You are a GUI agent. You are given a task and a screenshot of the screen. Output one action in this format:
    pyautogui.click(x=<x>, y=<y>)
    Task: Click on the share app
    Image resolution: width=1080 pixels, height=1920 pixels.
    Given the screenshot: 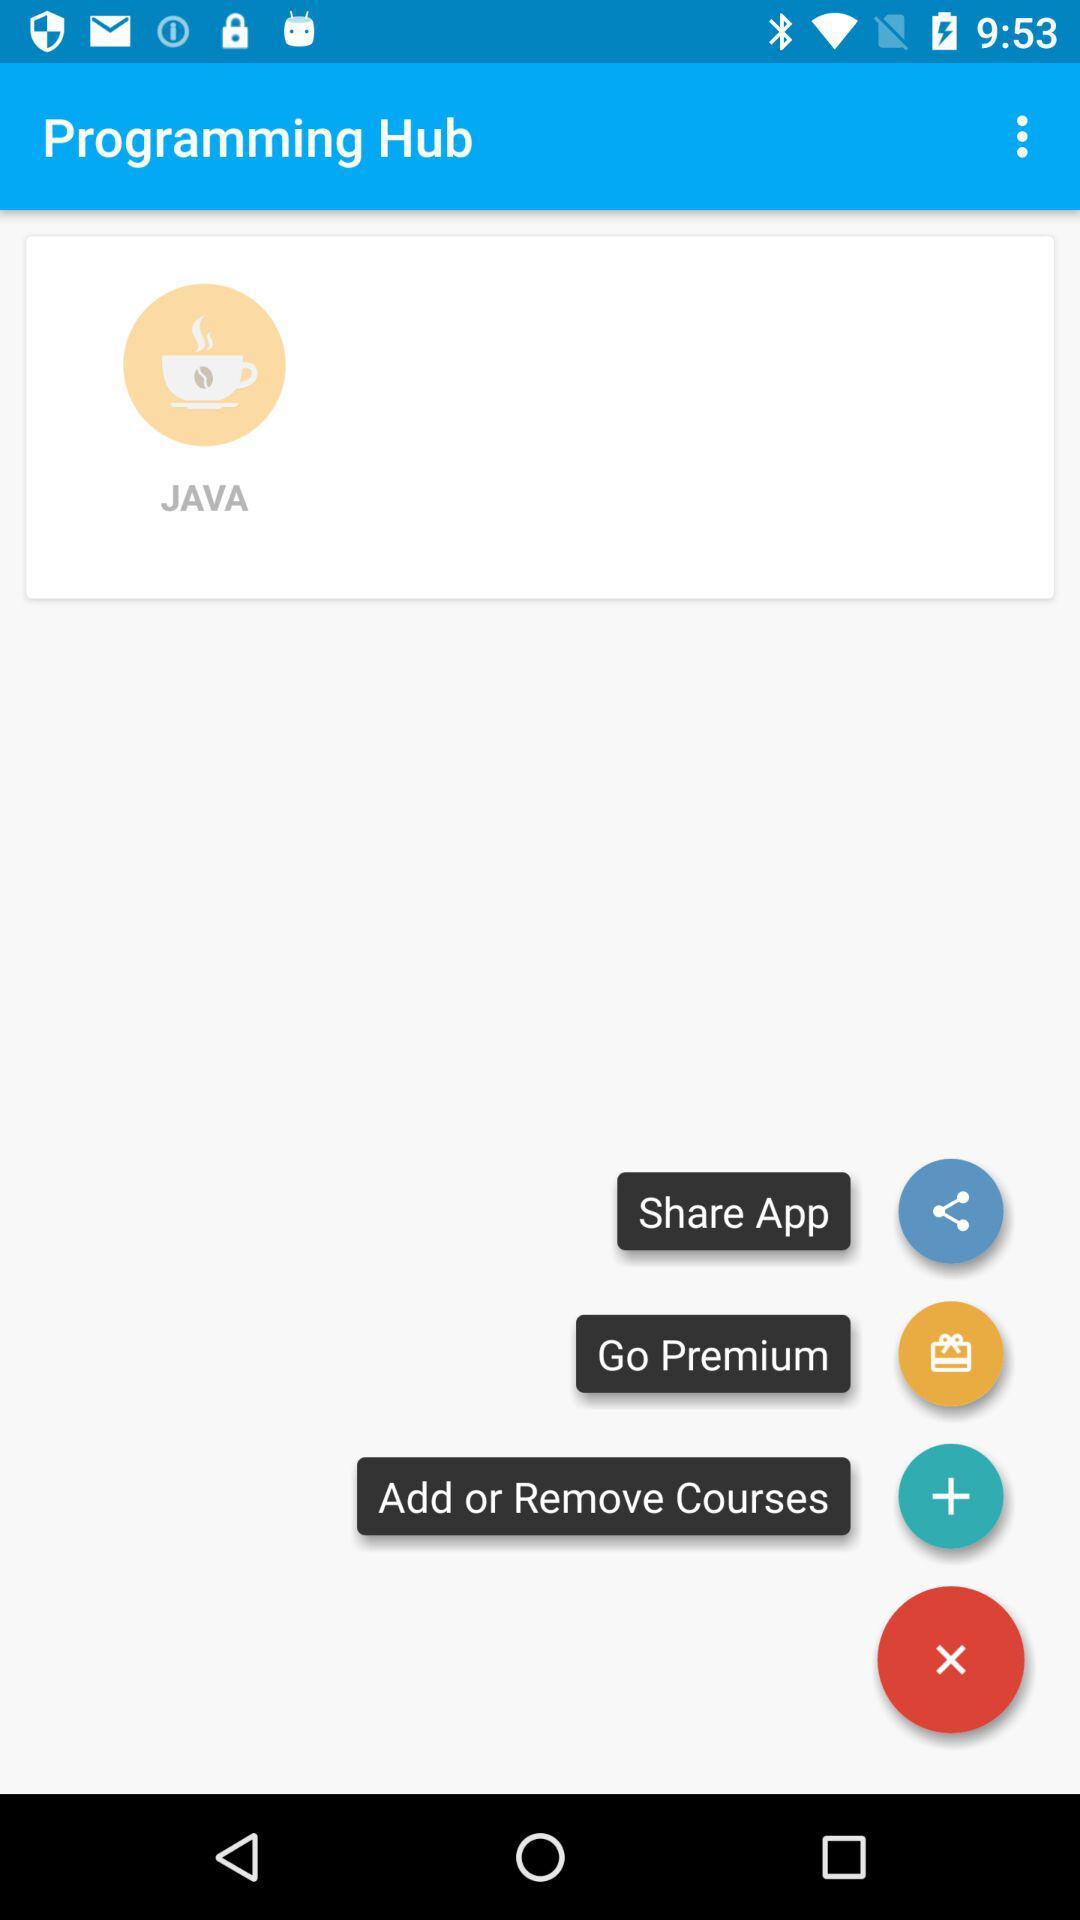 What is the action you would take?
    pyautogui.click(x=950, y=1210)
    